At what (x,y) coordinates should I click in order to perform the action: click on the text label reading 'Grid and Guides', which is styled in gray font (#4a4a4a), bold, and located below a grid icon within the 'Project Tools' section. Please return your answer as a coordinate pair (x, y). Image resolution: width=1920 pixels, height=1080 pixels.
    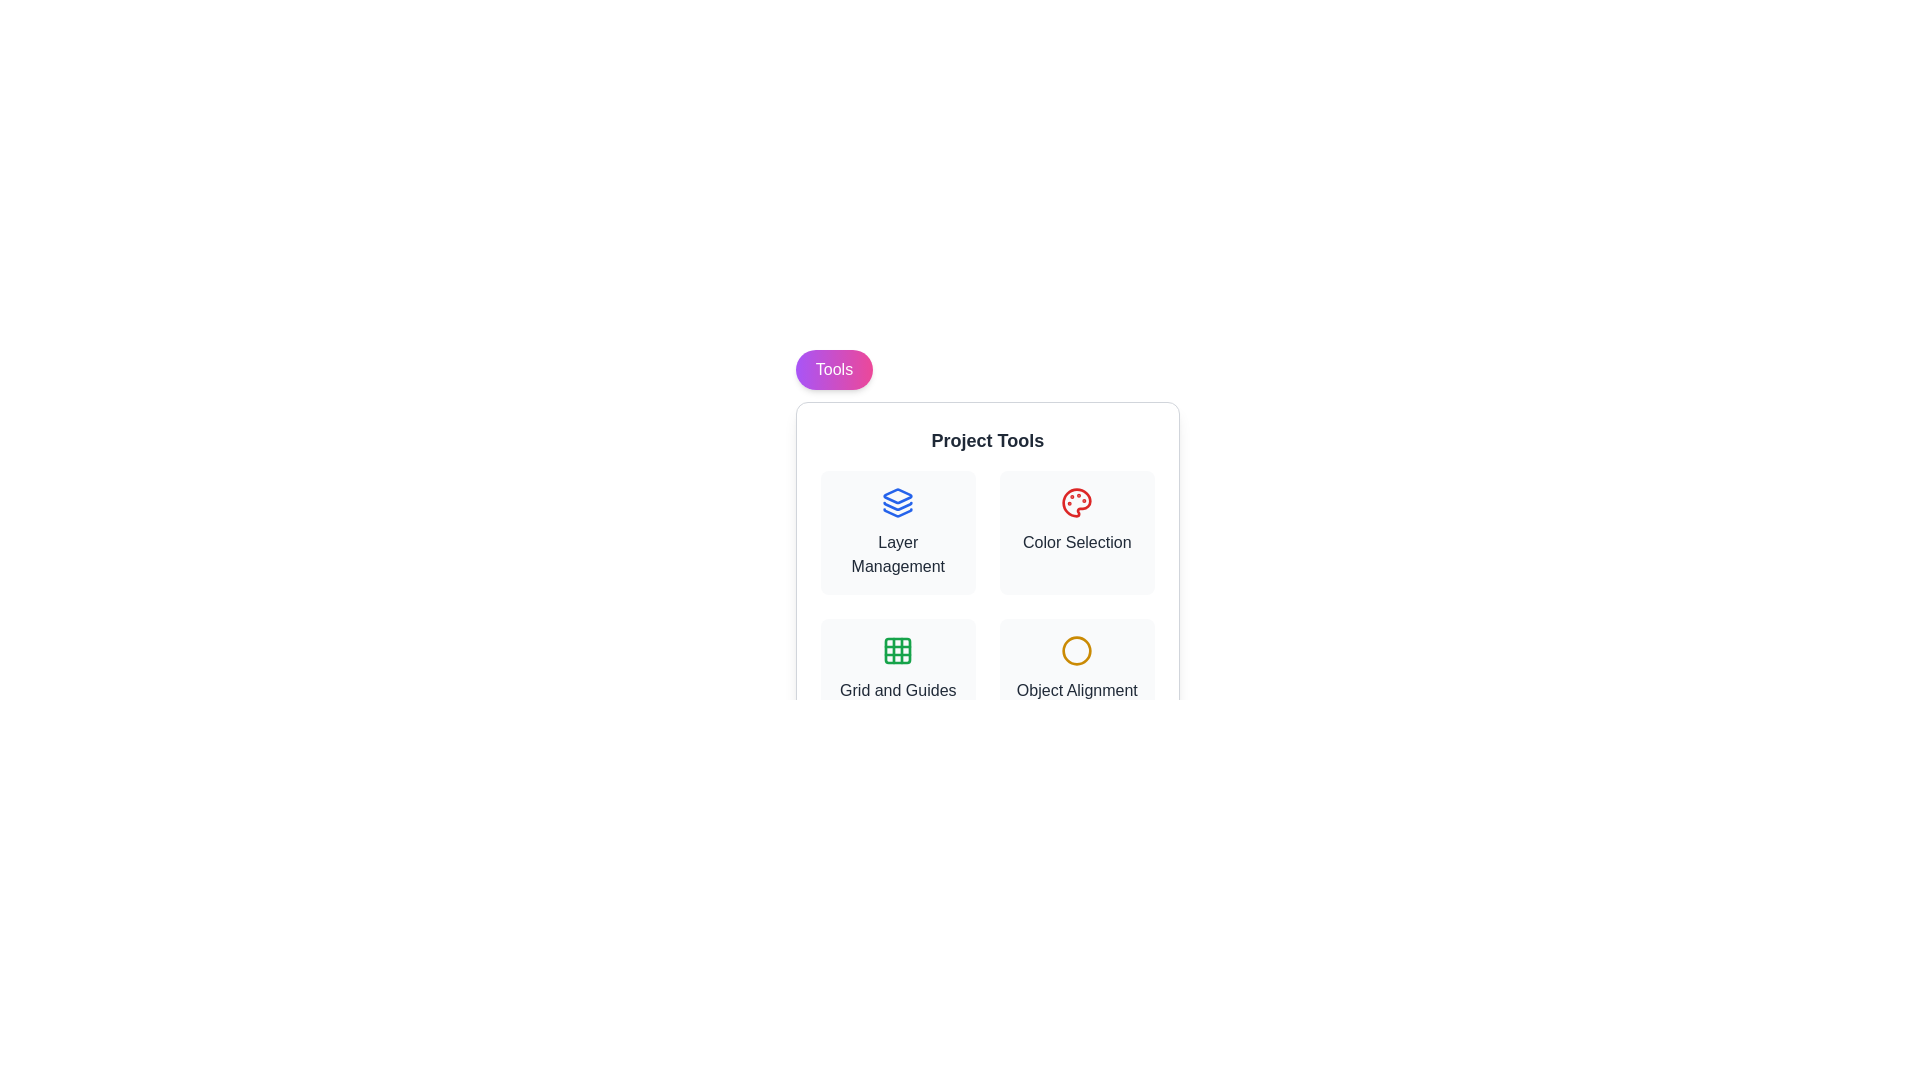
    Looking at the image, I should click on (897, 689).